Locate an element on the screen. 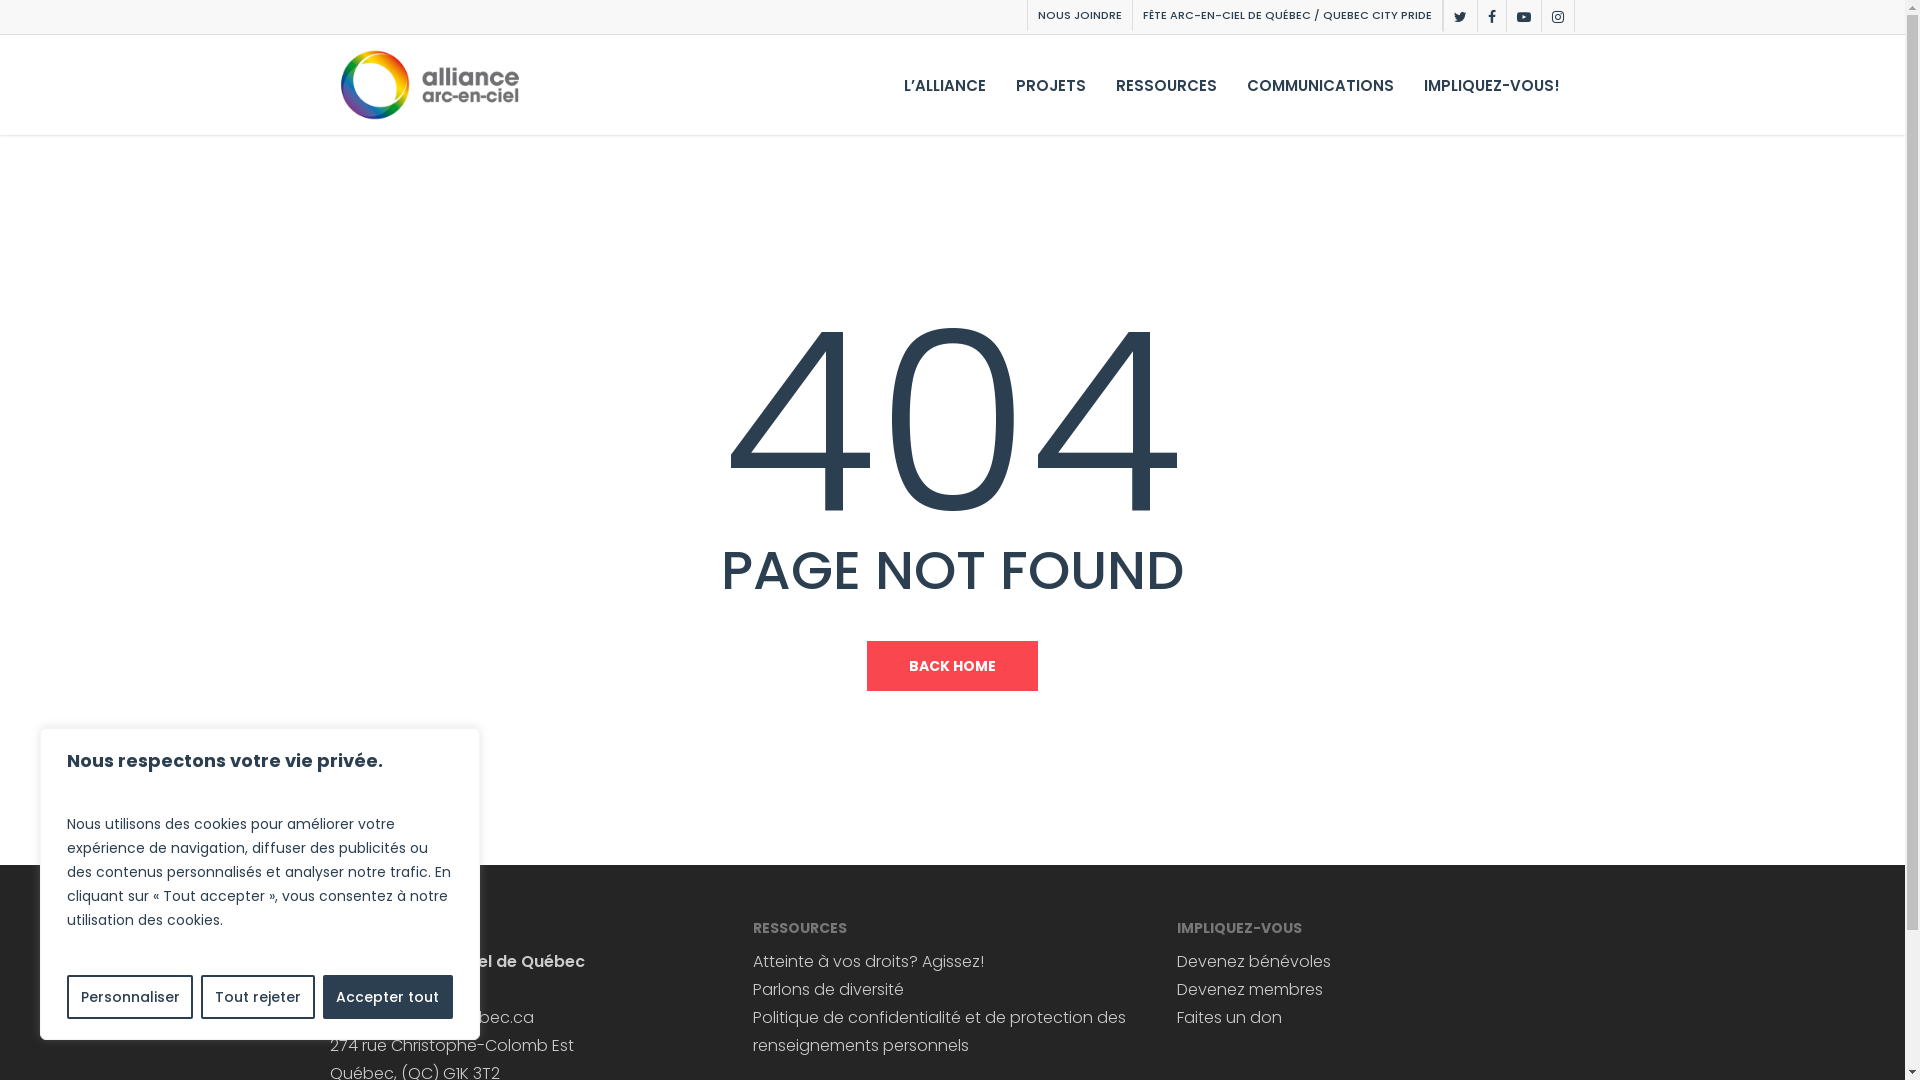 This screenshot has width=1920, height=1080. 'COMMUNICATIONS' is located at coordinates (1231, 84).